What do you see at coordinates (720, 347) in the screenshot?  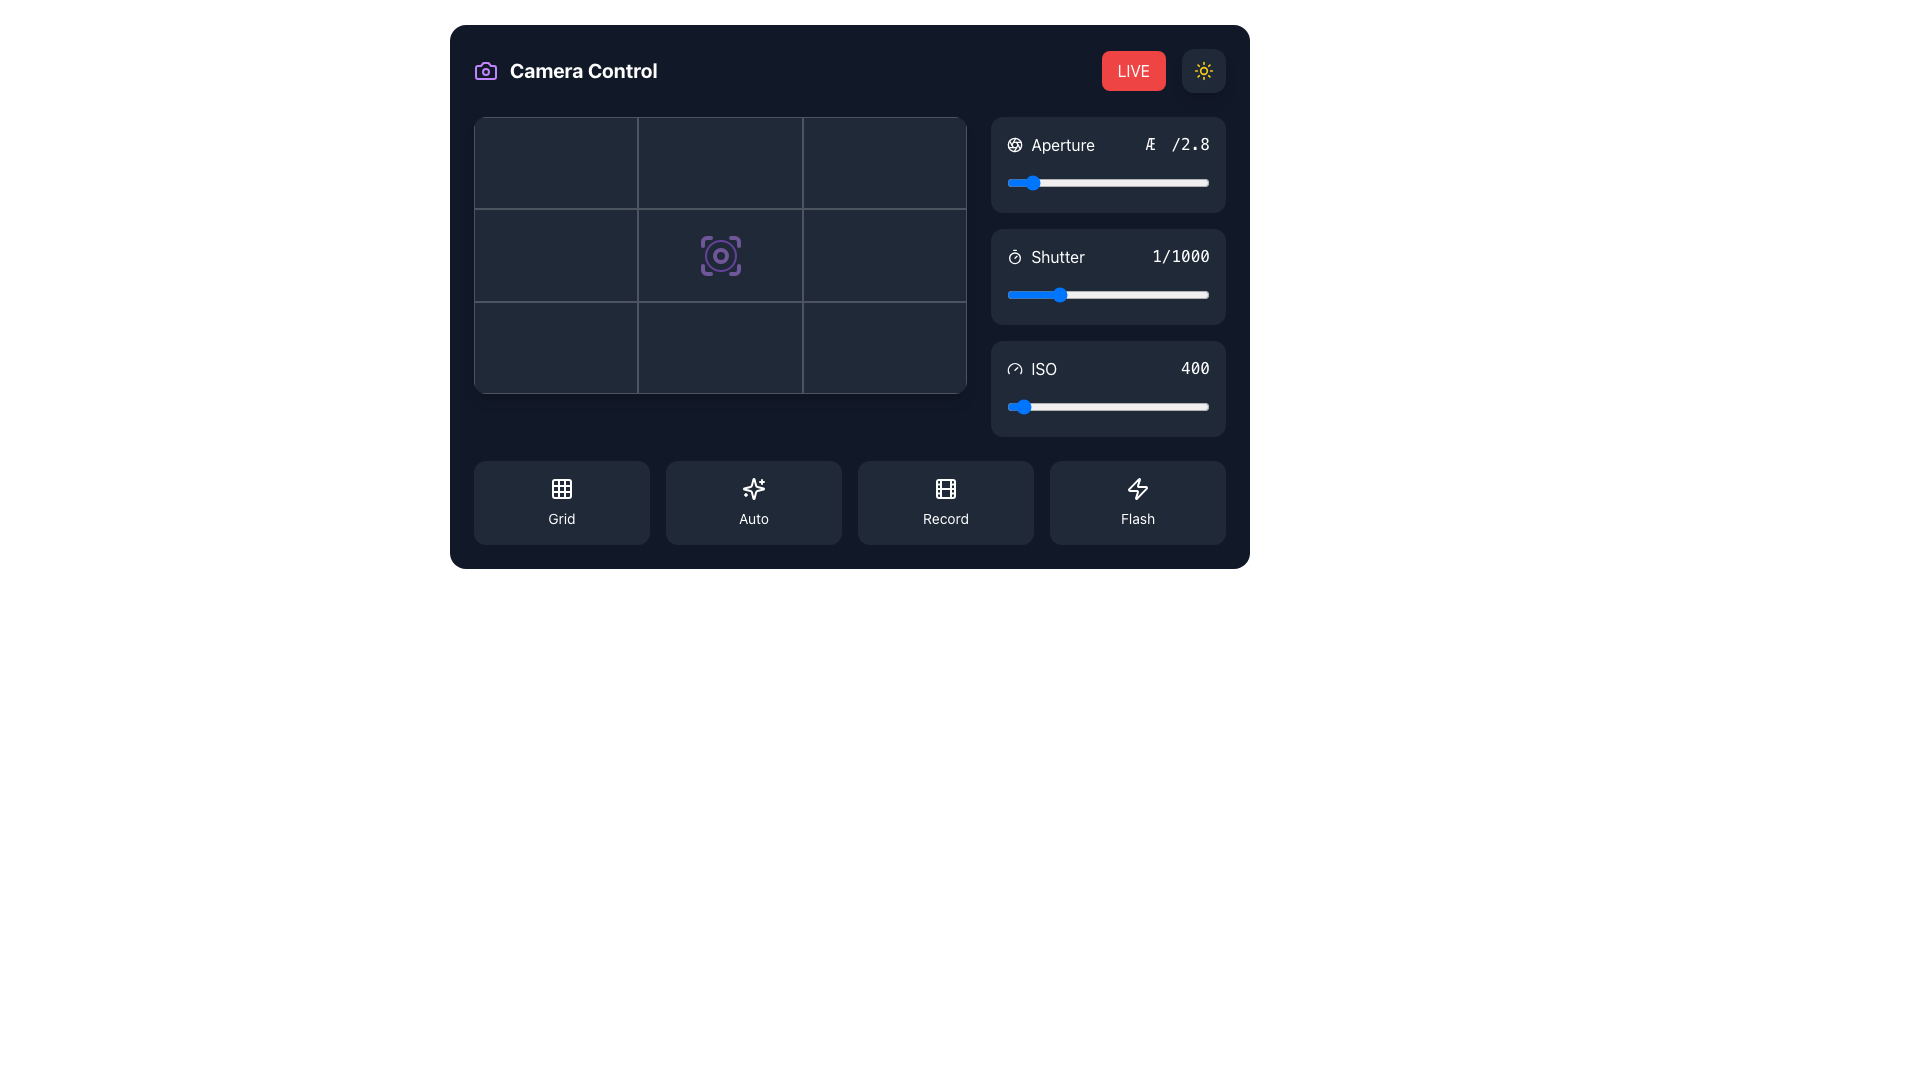 I see `the clickable grid cell located in the bottom-middle position of the grid` at bounding box center [720, 347].